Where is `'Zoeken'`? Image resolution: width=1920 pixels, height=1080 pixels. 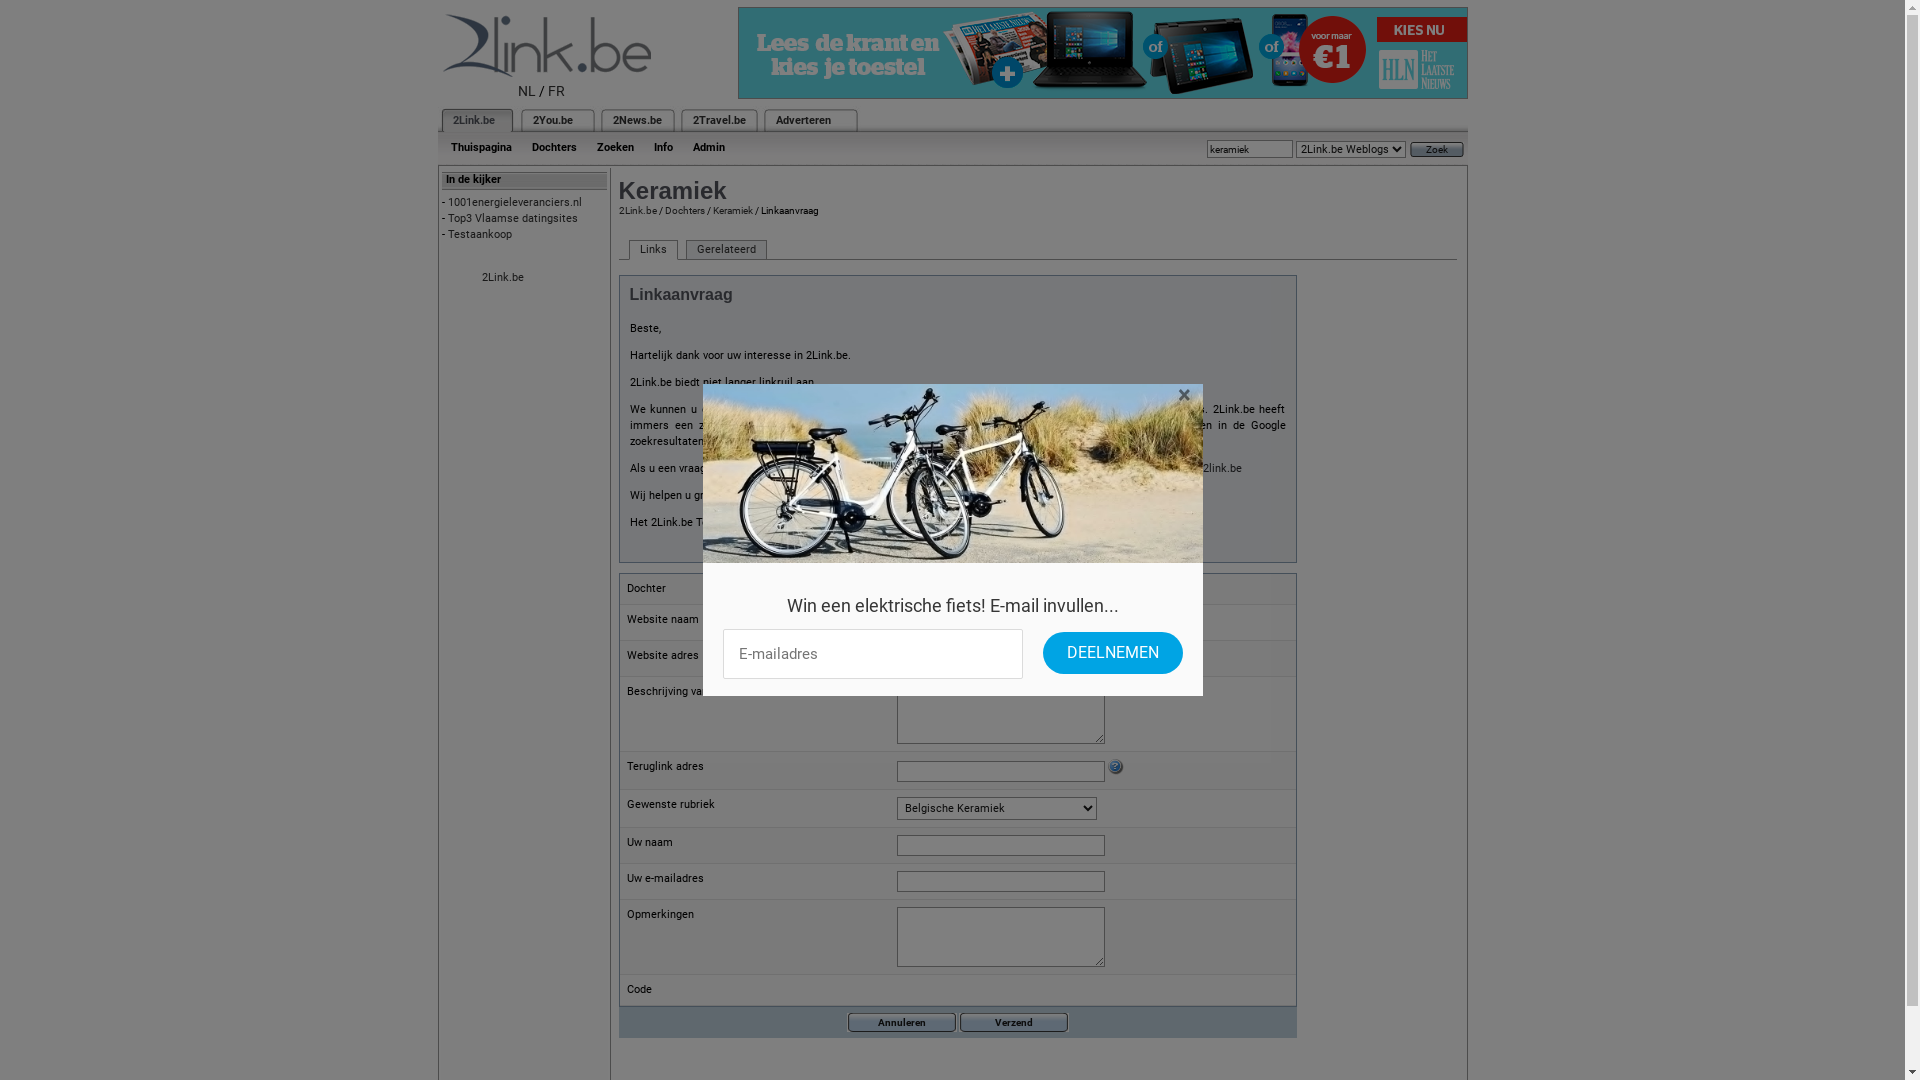 'Zoeken' is located at coordinates (613, 146).